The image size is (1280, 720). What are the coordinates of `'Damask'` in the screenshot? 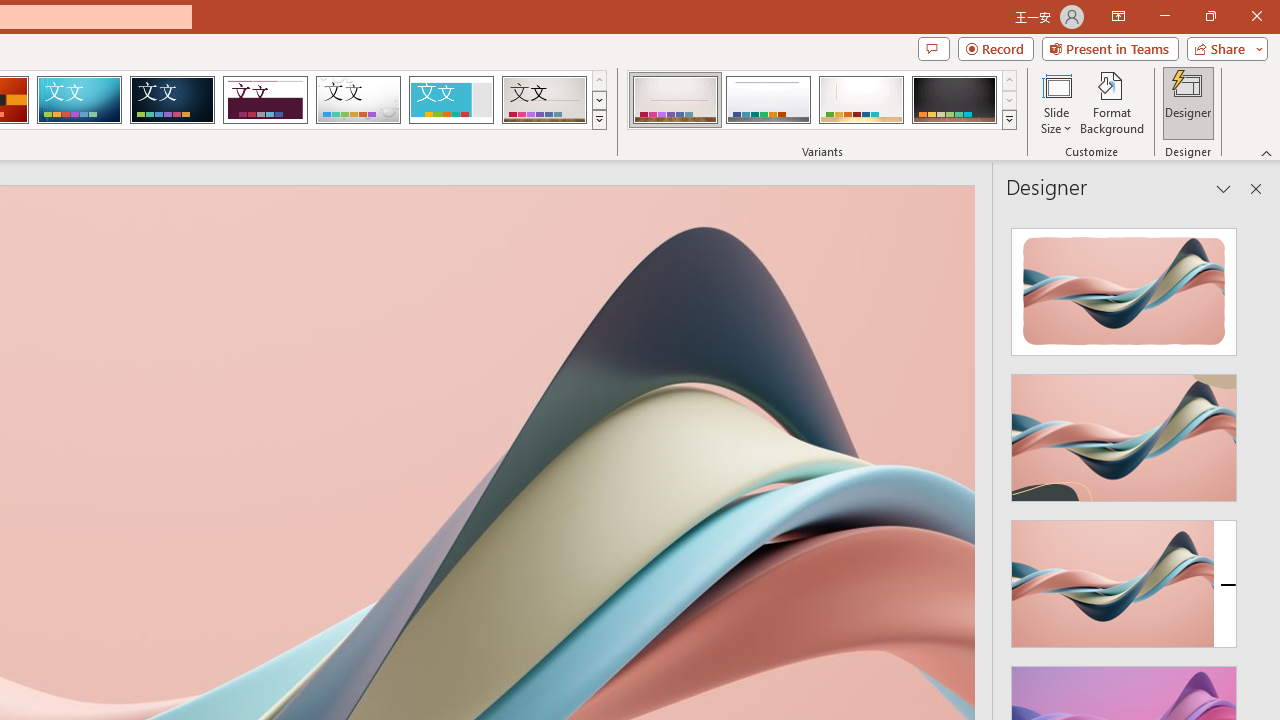 It's located at (172, 100).